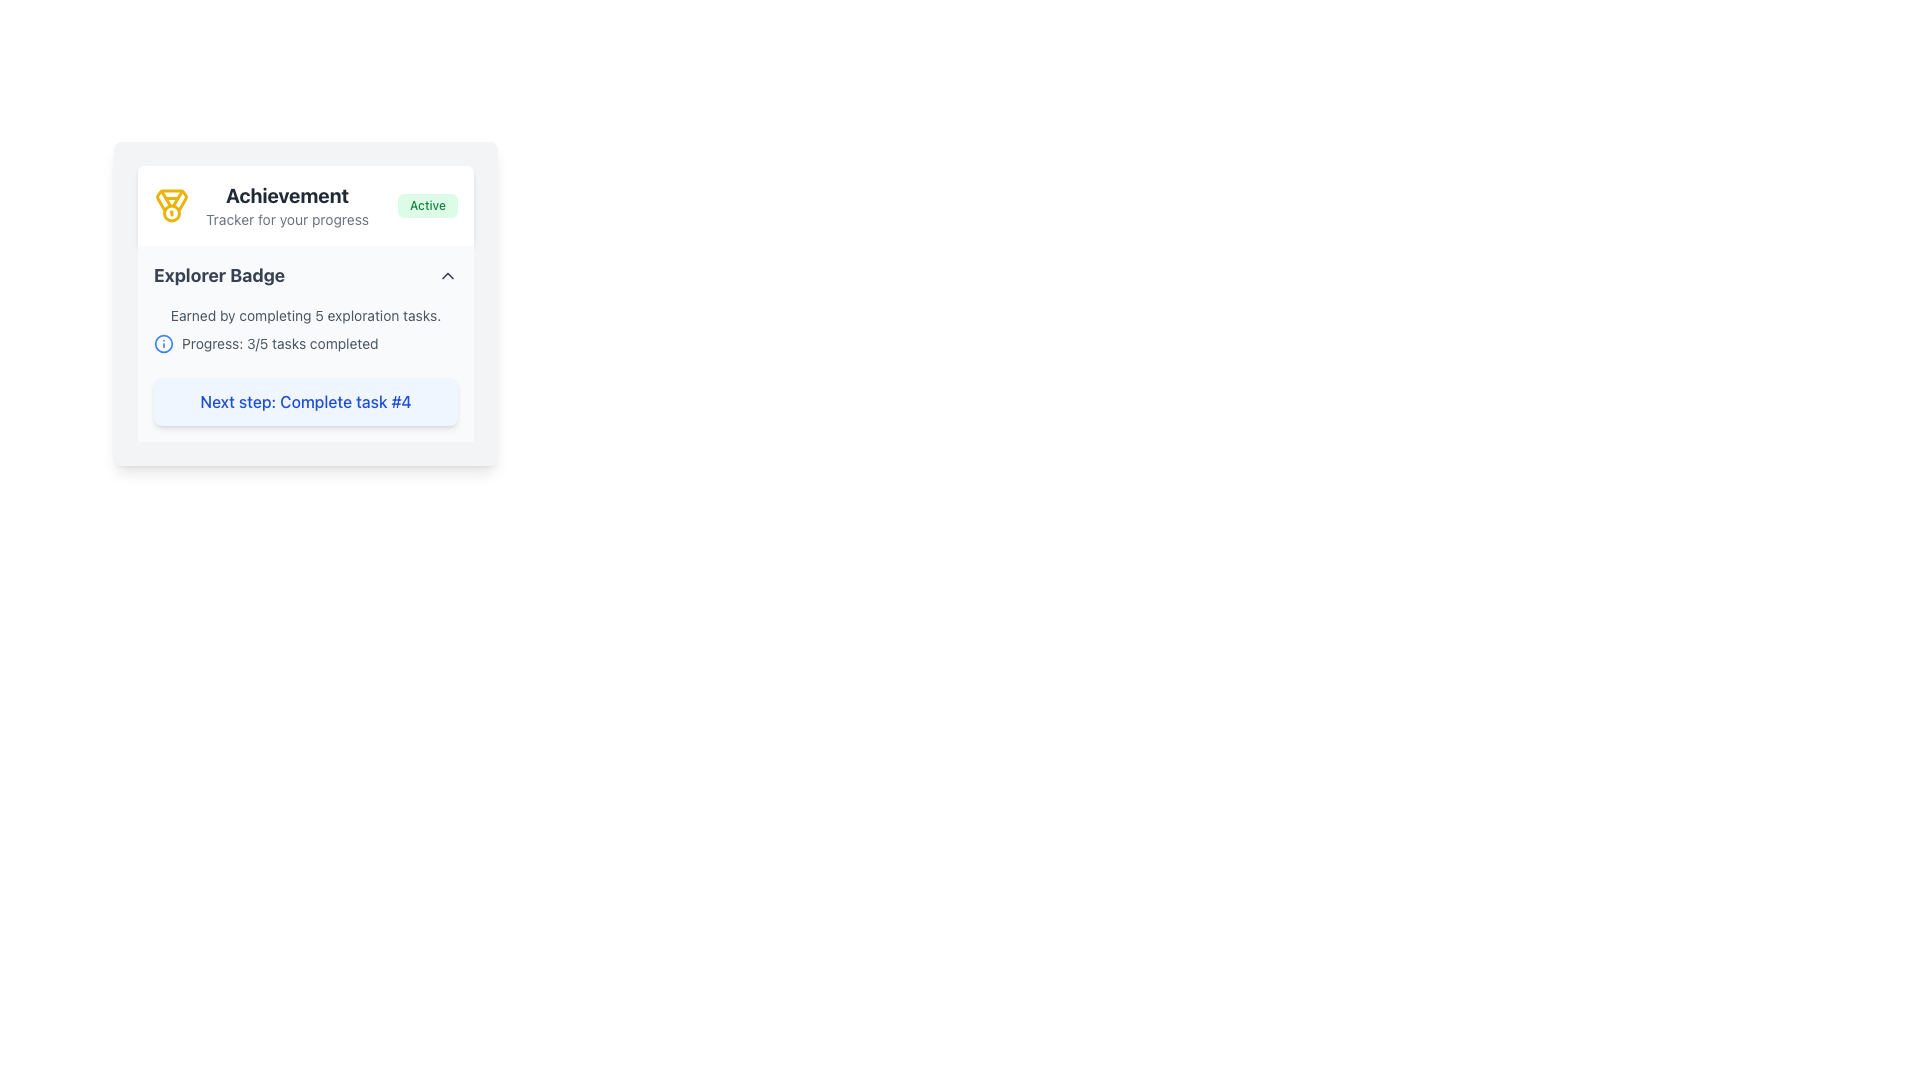 Image resolution: width=1920 pixels, height=1080 pixels. Describe the element at coordinates (305, 329) in the screenshot. I see `the Text Description Component that displays the completion status of tasks, located below the 'Explorer Badge' section and above the 'Next step: Complete task #4' note` at that location.